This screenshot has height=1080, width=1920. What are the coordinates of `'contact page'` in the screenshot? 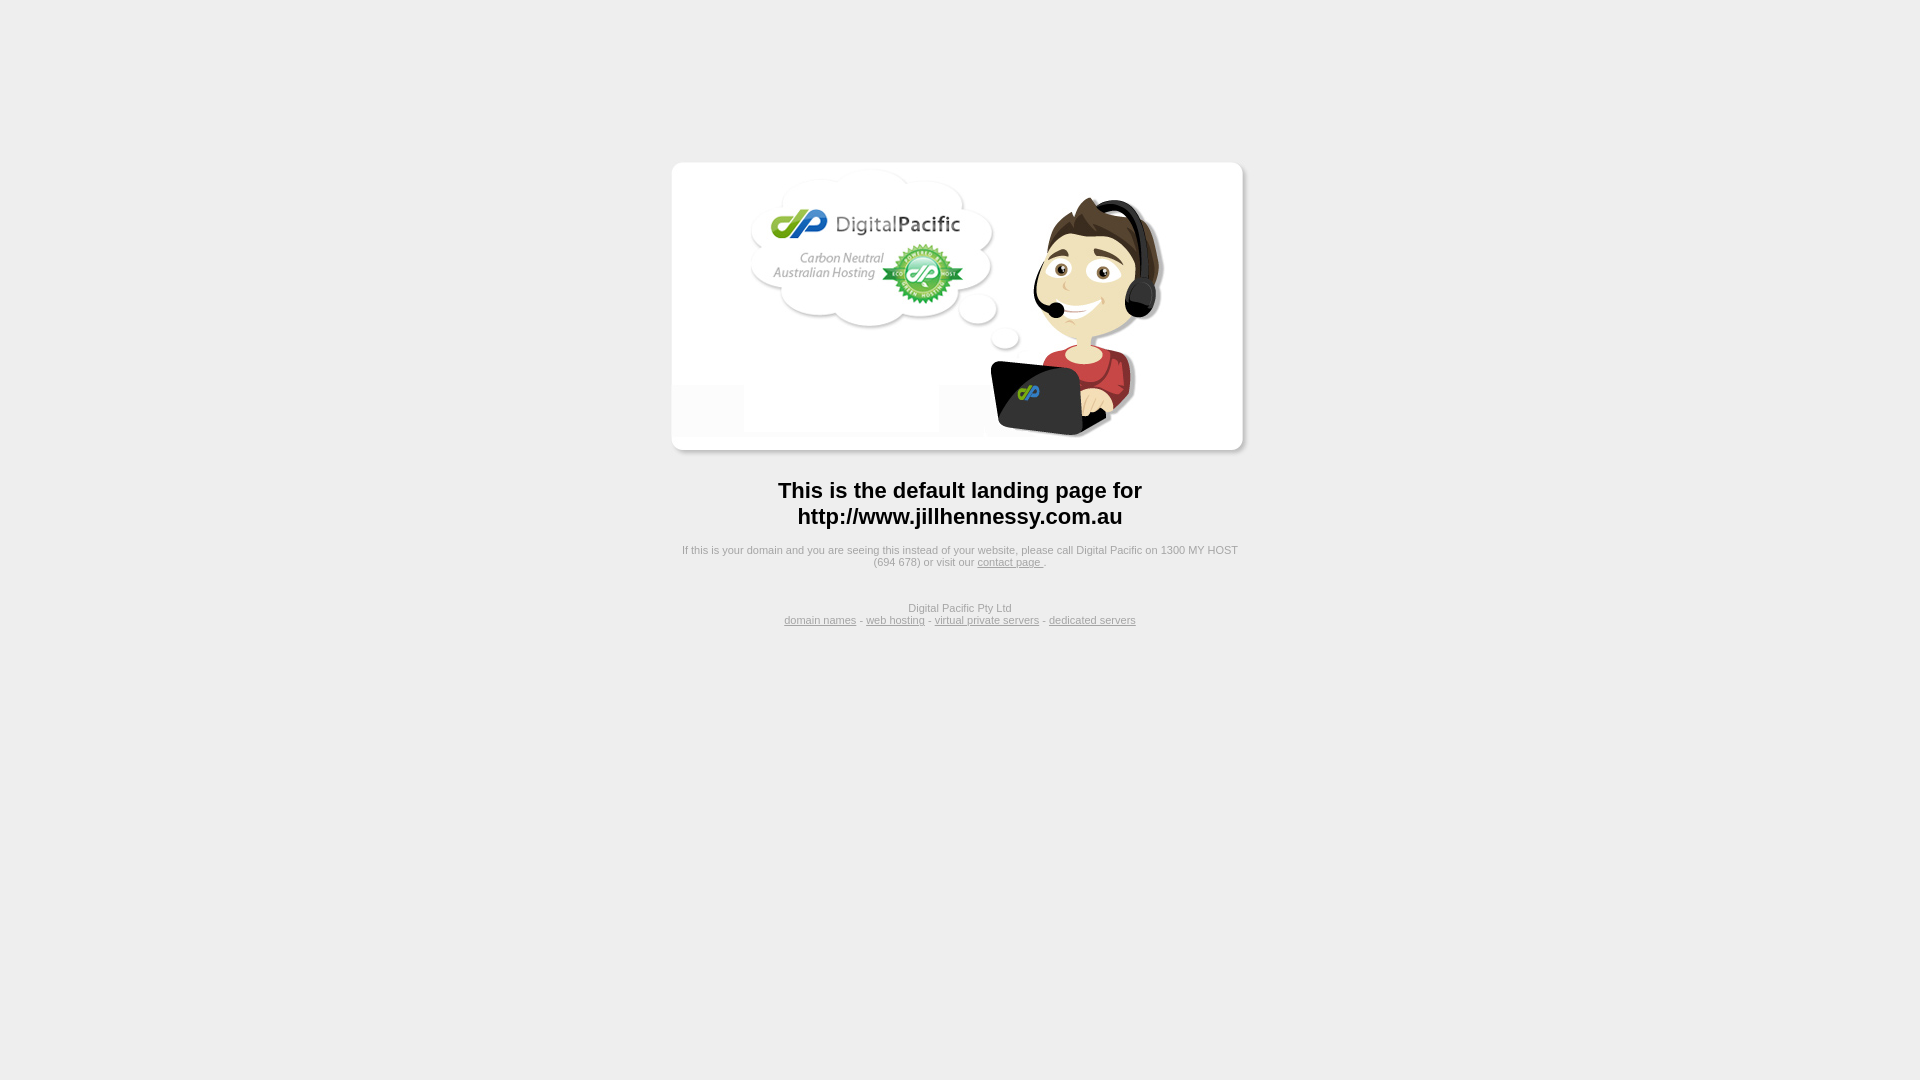 It's located at (1009, 562).